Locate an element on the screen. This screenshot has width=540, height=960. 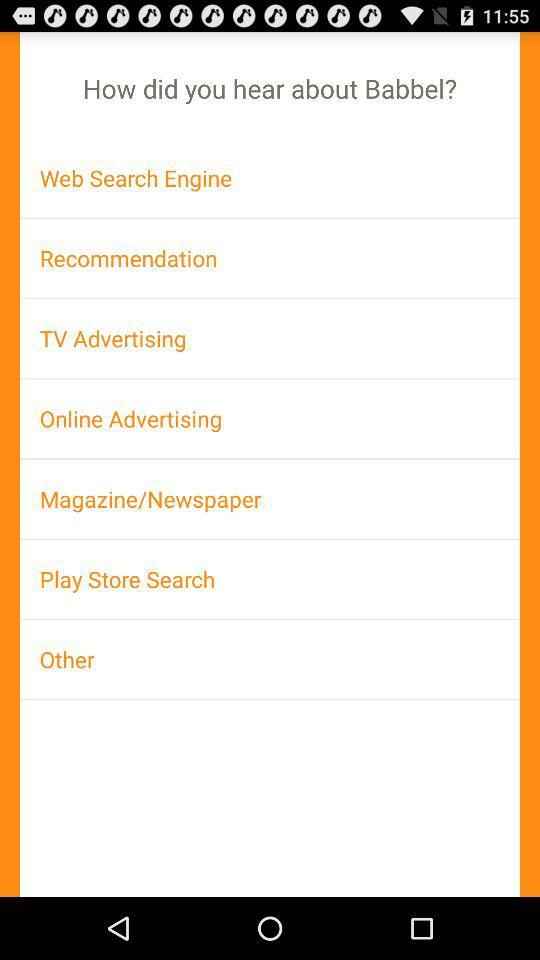
item above online advertising app is located at coordinates (270, 338).